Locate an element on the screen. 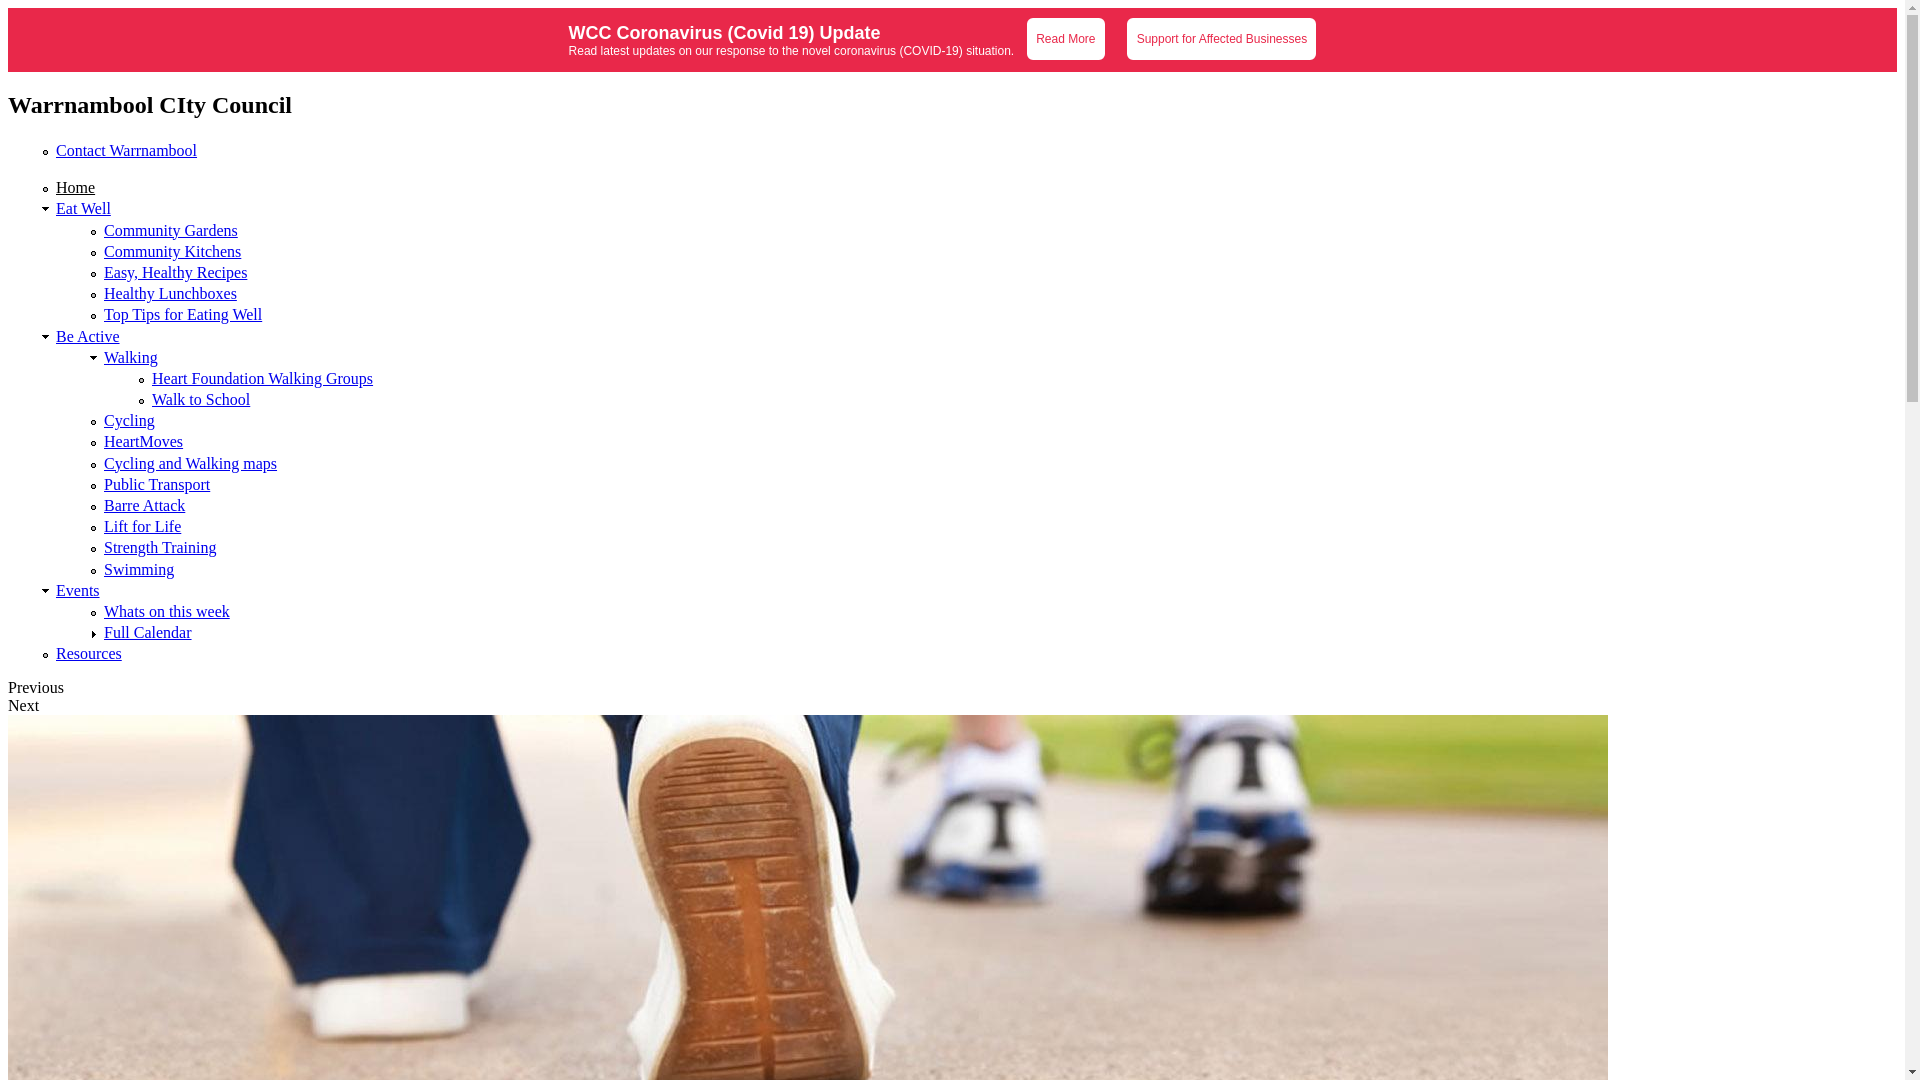  'Easy, Healthy Recipes' is located at coordinates (175, 272).